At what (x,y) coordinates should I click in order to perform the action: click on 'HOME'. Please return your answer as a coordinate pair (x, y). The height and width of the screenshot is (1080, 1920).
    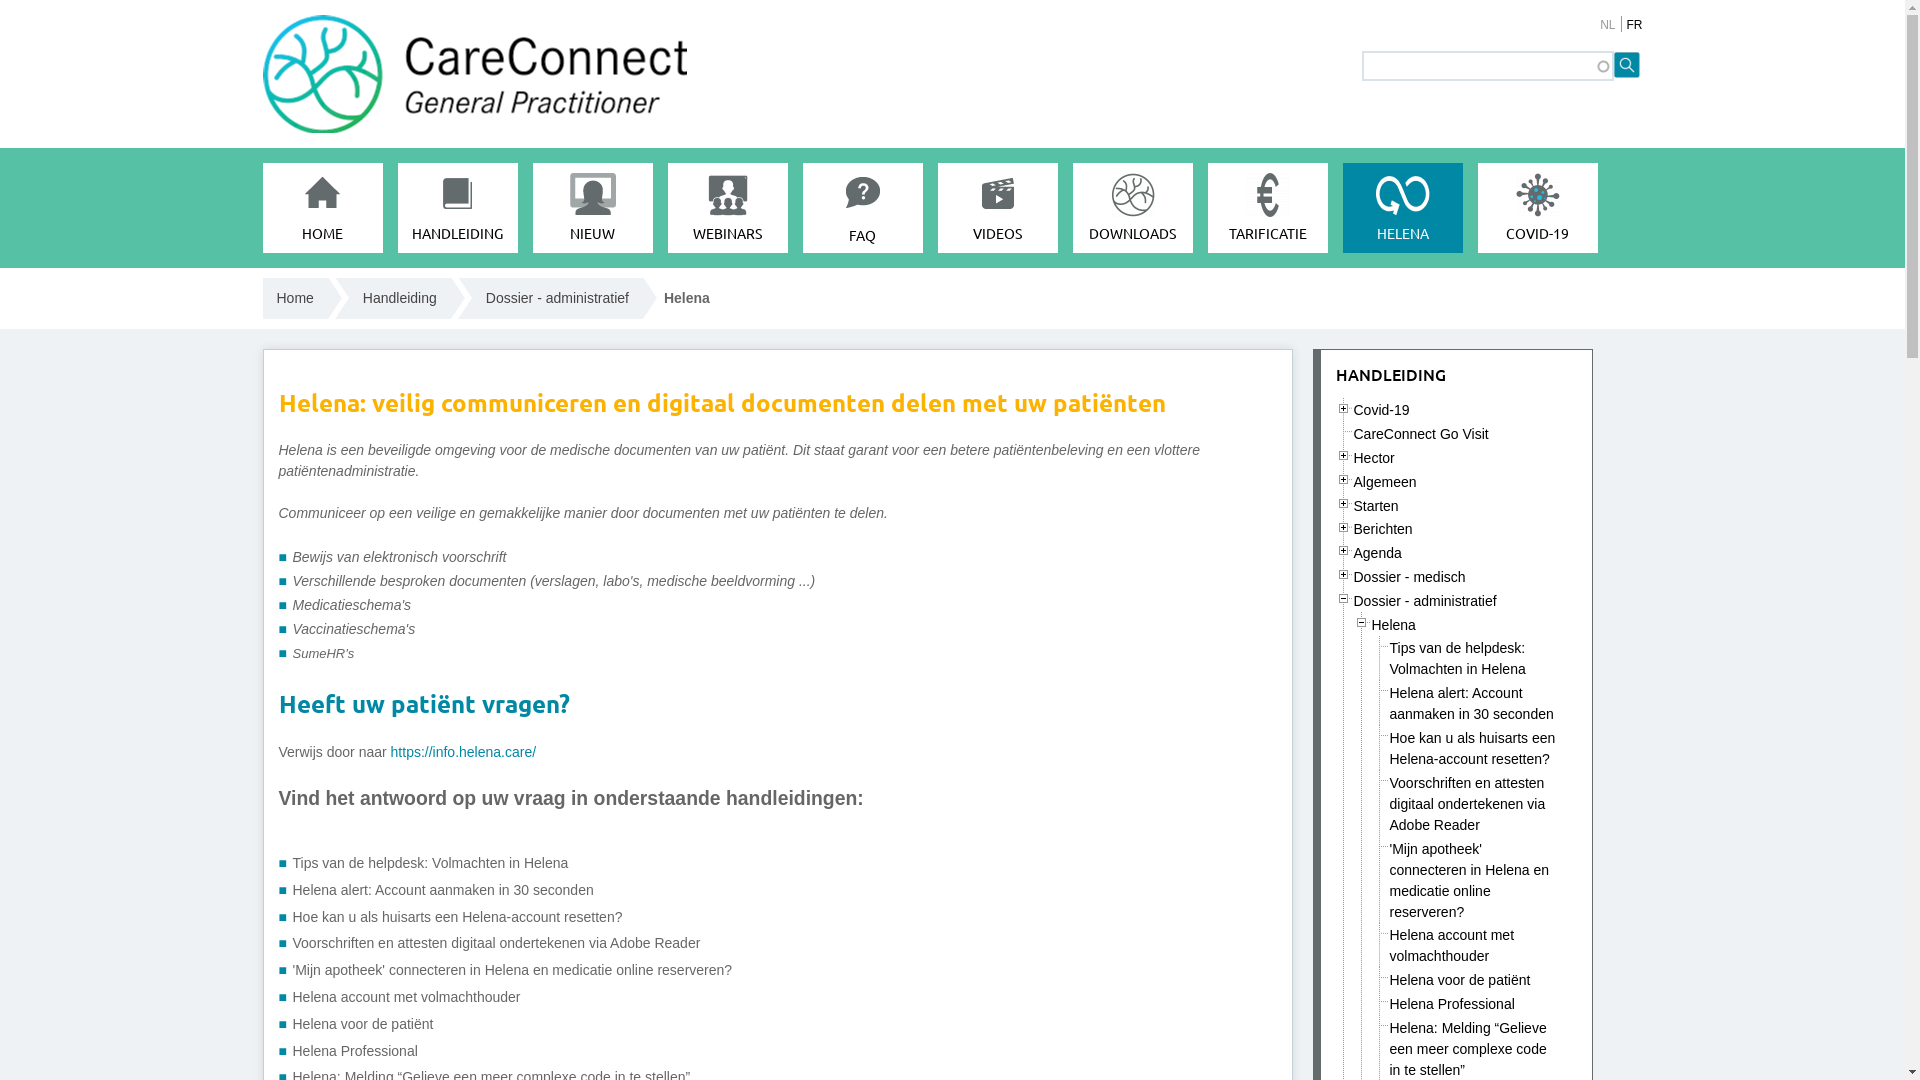
    Looking at the image, I should click on (261, 208).